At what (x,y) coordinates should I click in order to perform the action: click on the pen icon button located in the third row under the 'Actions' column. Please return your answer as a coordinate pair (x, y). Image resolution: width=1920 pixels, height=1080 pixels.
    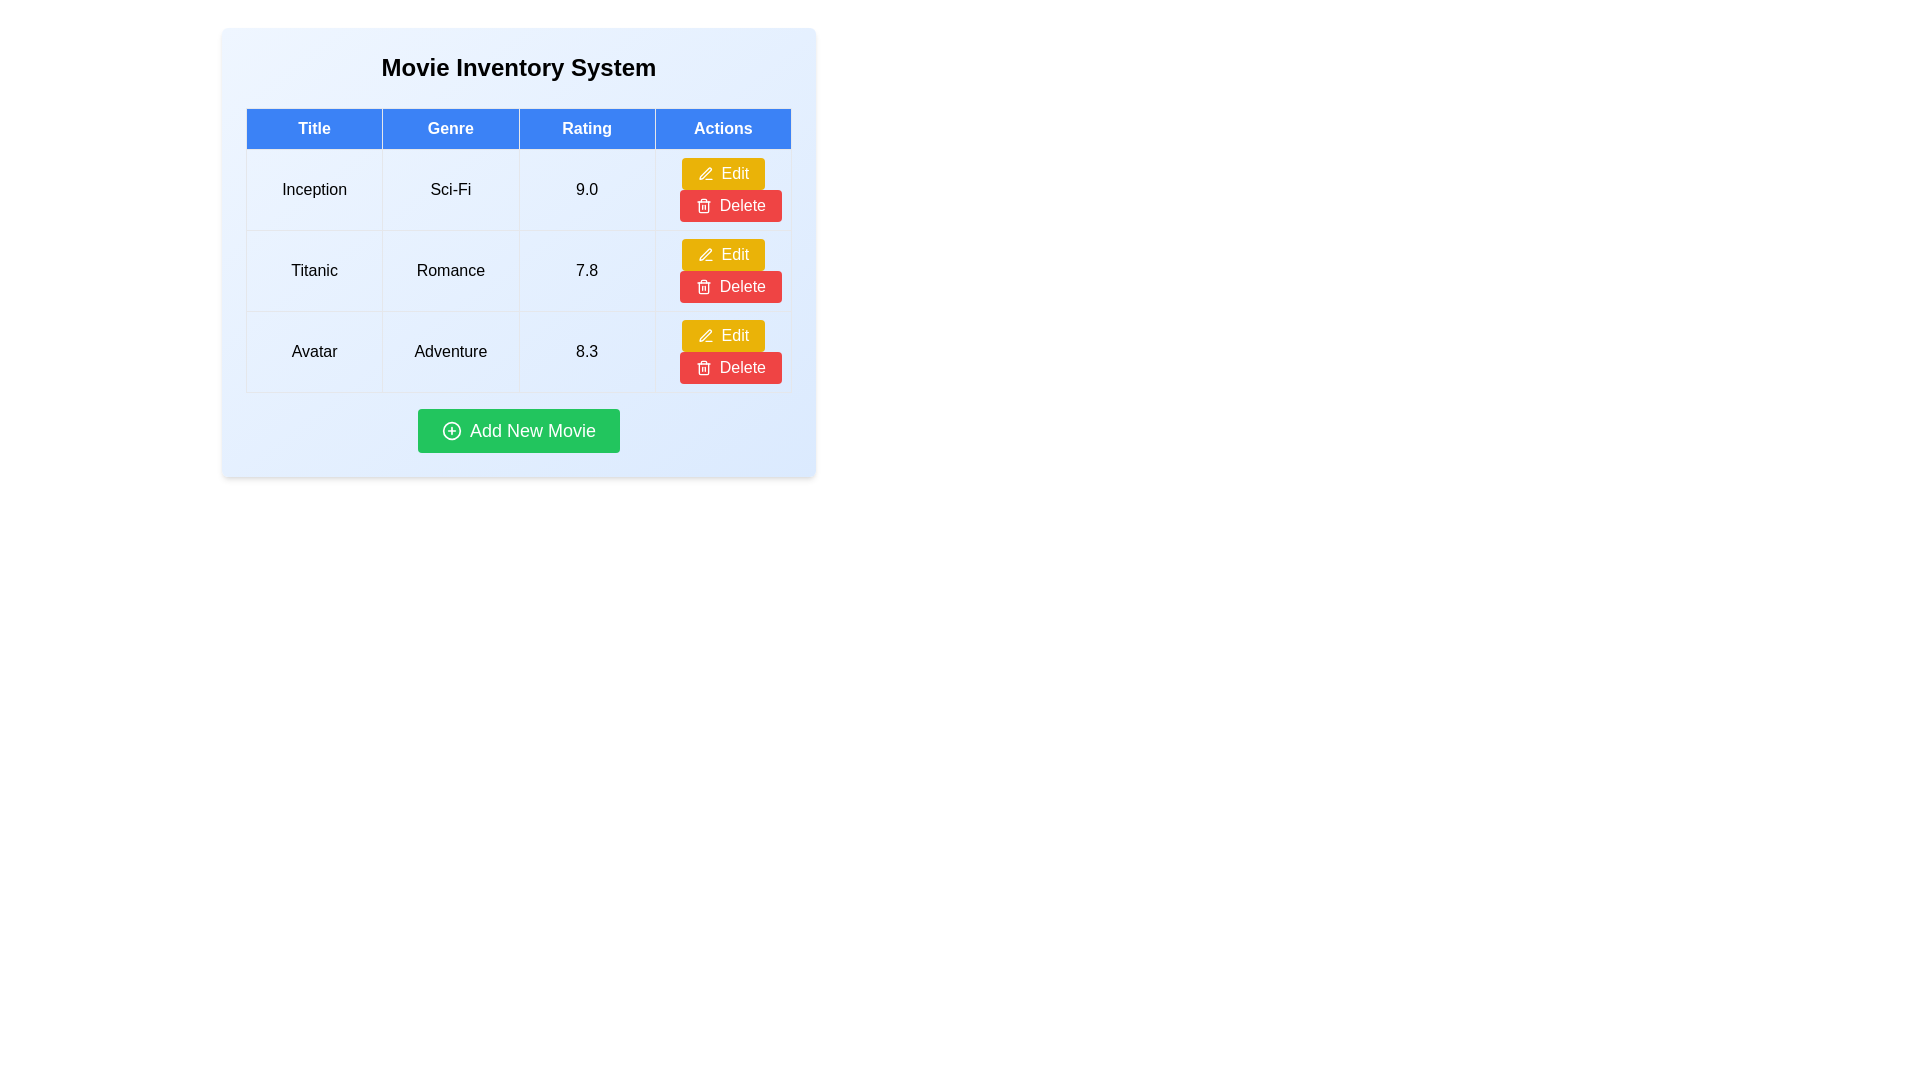
    Looking at the image, I should click on (705, 334).